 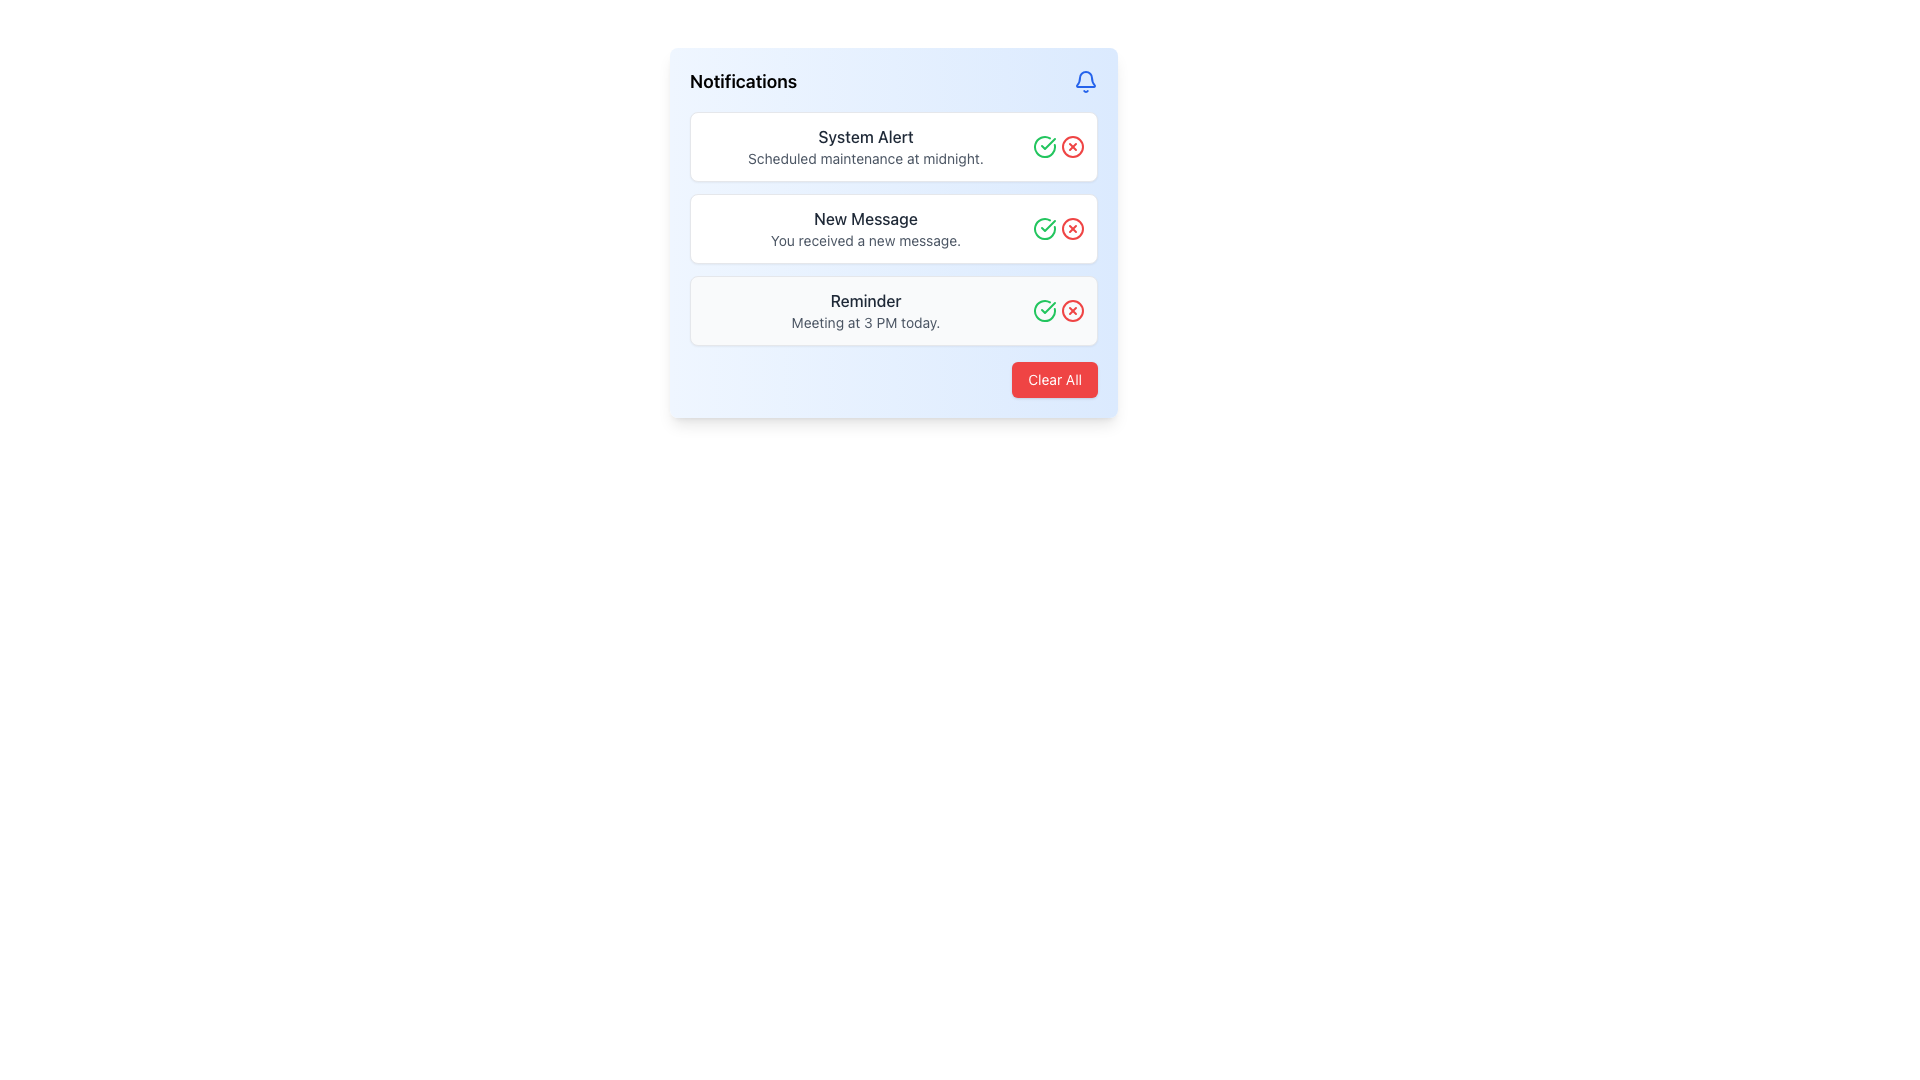 What do you see at coordinates (1084, 78) in the screenshot?
I see `the bell icon in the top right corner of the notification panel, adjacent to the title 'Notifications'` at bounding box center [1084, 78].